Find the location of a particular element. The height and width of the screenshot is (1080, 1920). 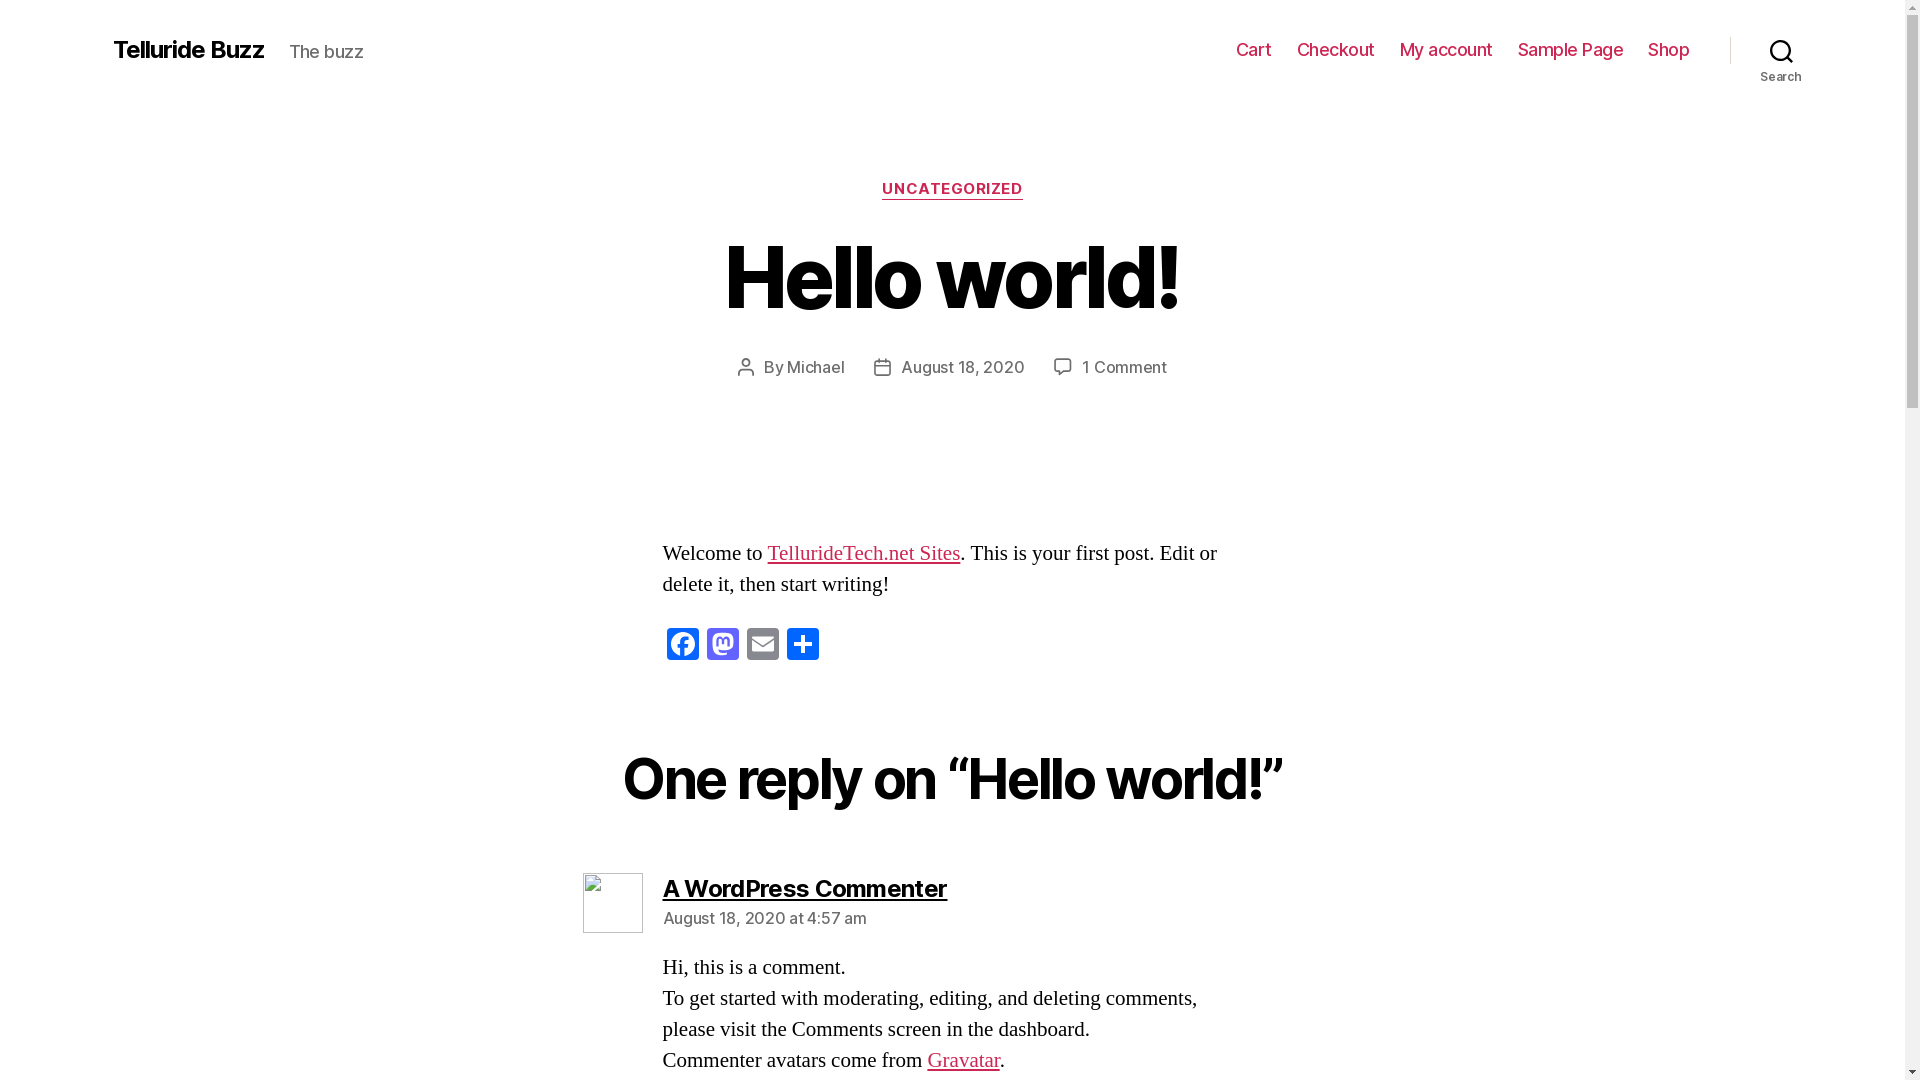

'August 18, 2020 at 4:57 am' is located at coordinates (762, 918).